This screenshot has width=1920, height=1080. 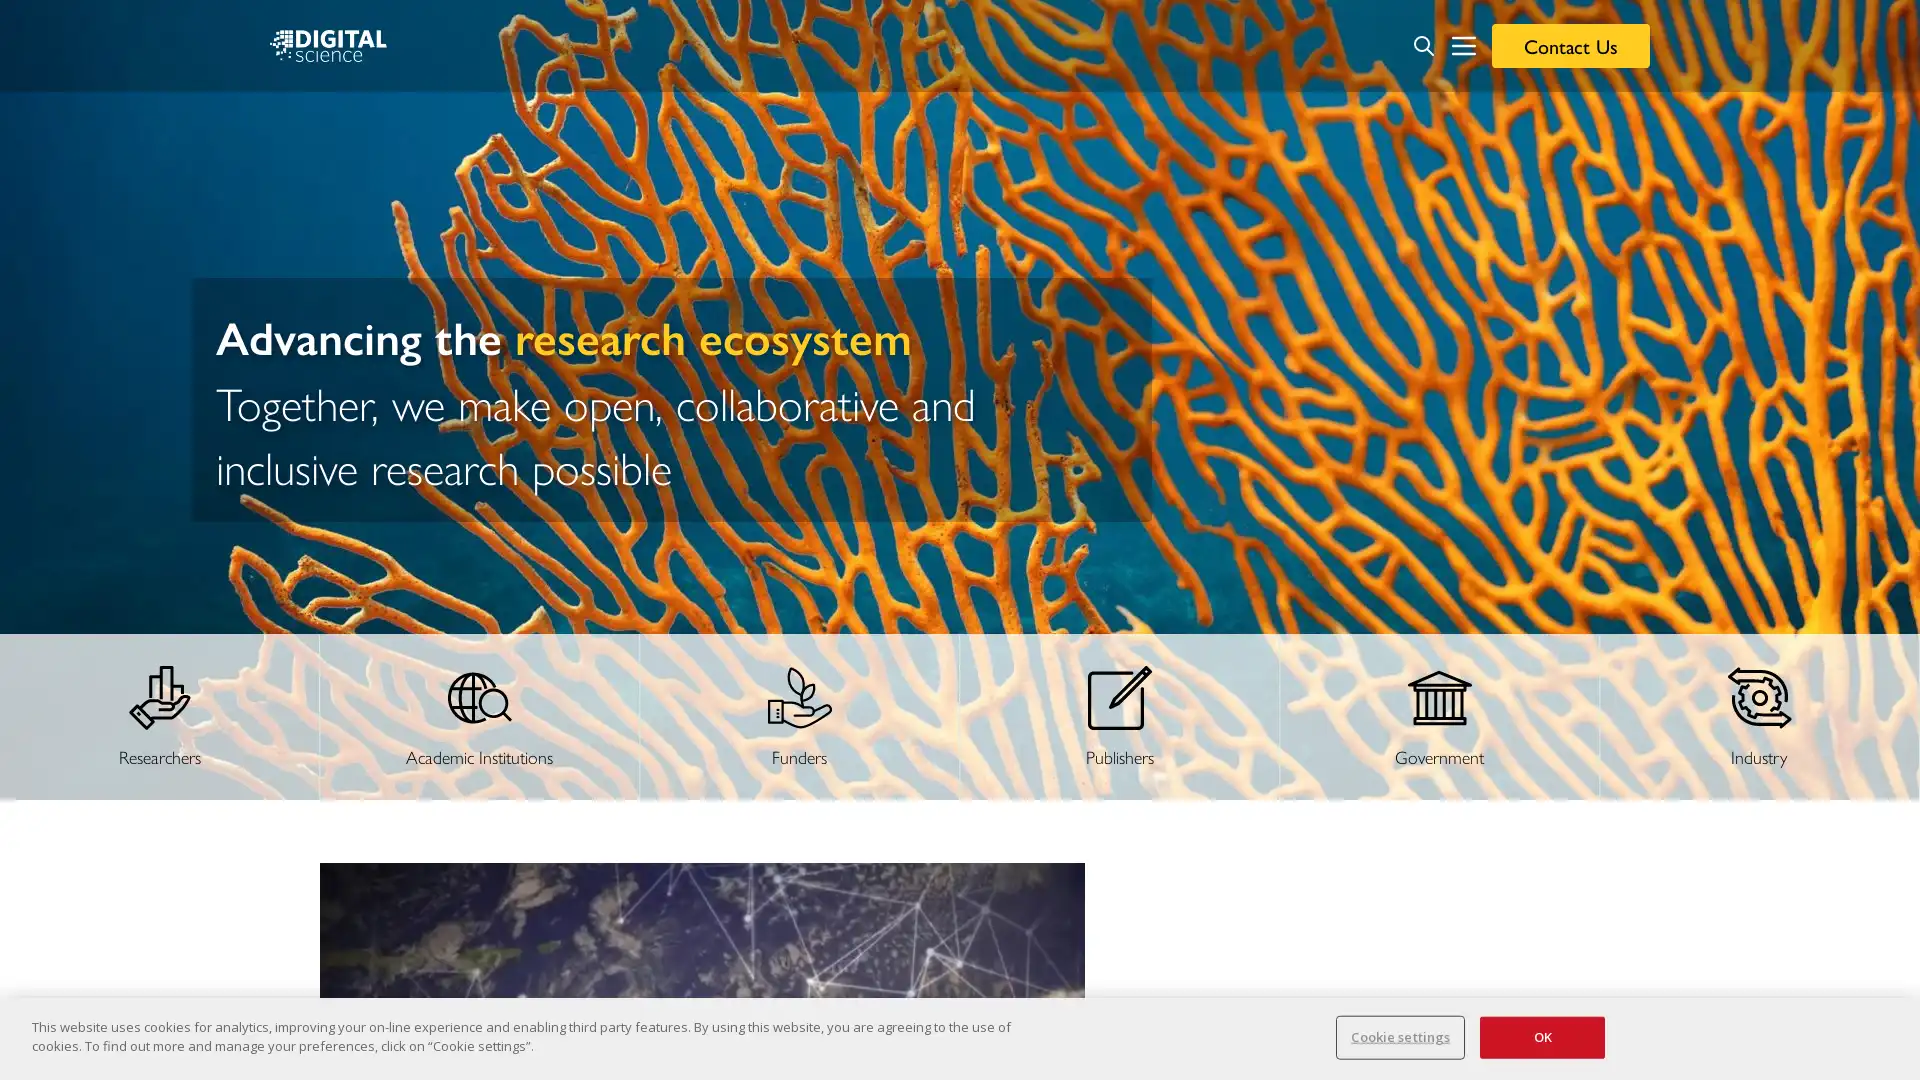 I want to click on Contact Us, so click(x=1569, y=45).